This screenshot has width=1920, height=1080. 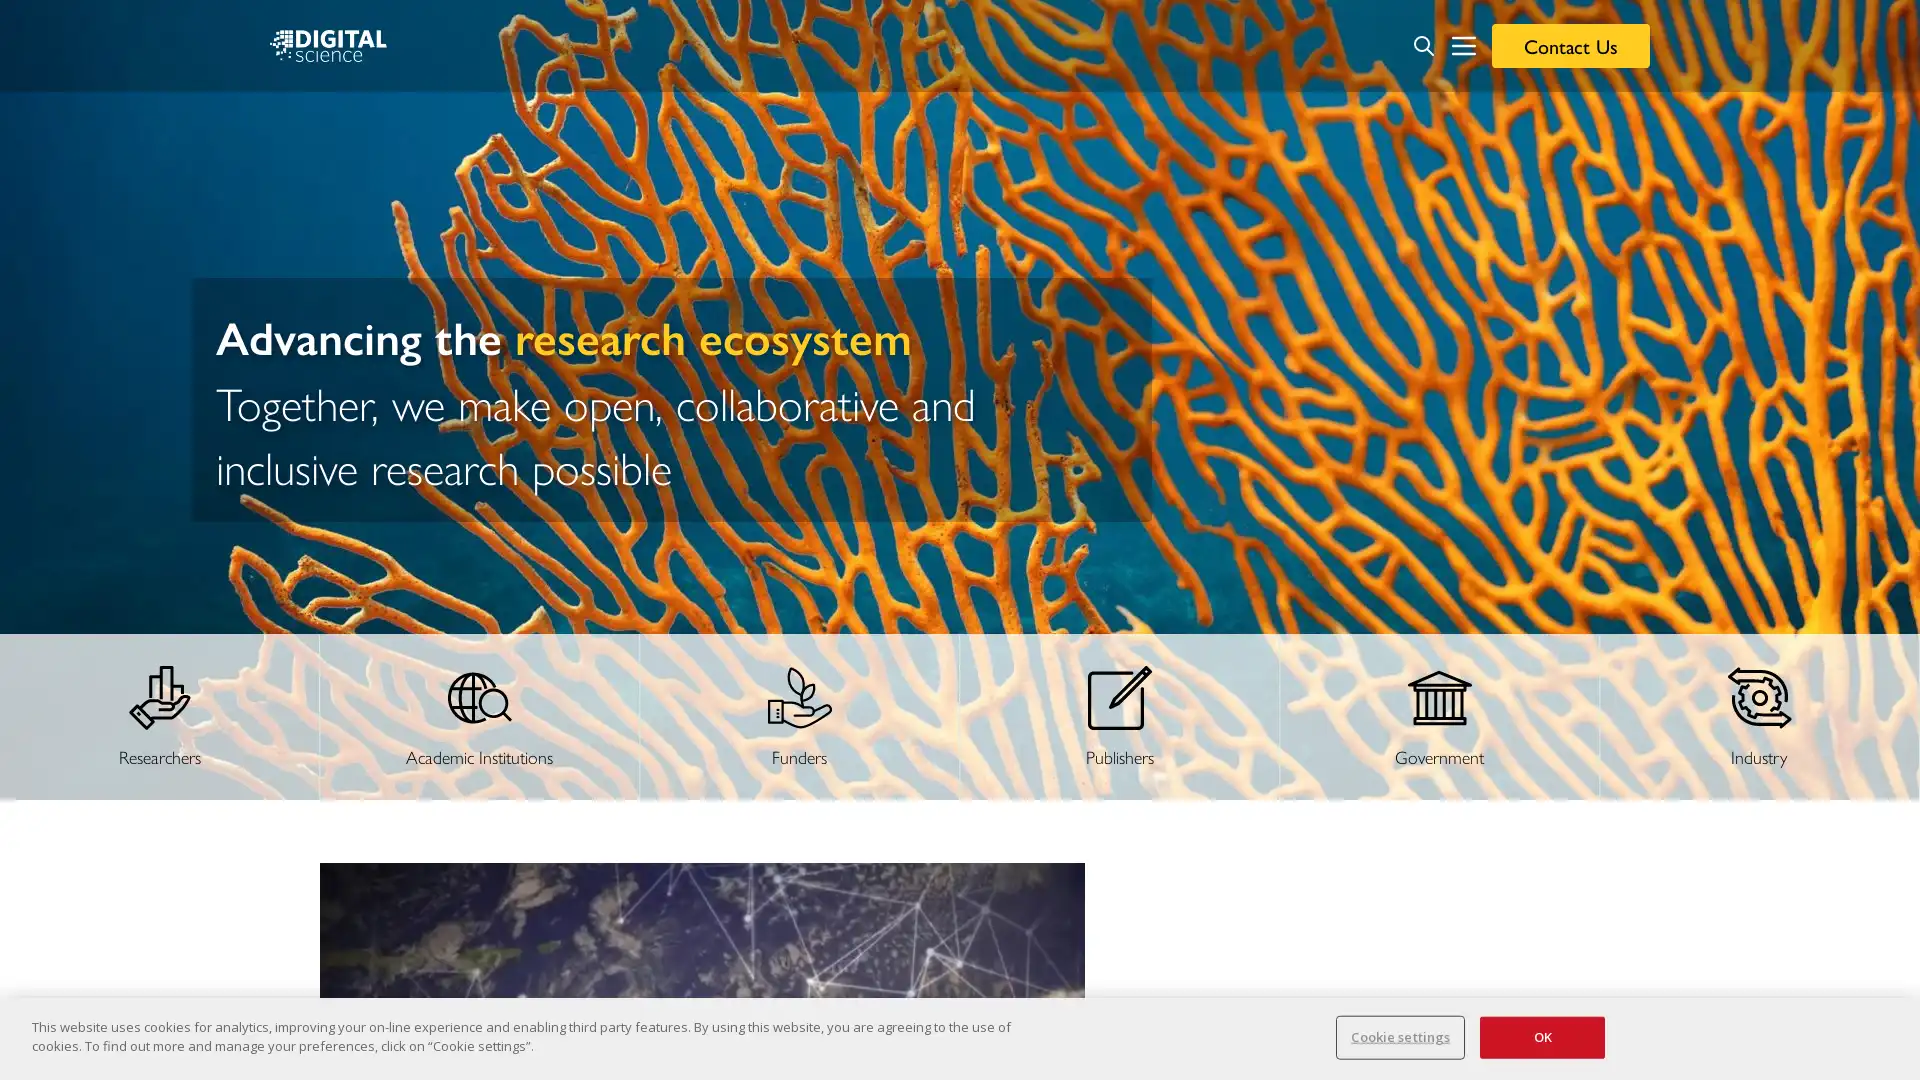 I want to click on Contact Us, so click(x=1569, y=45).